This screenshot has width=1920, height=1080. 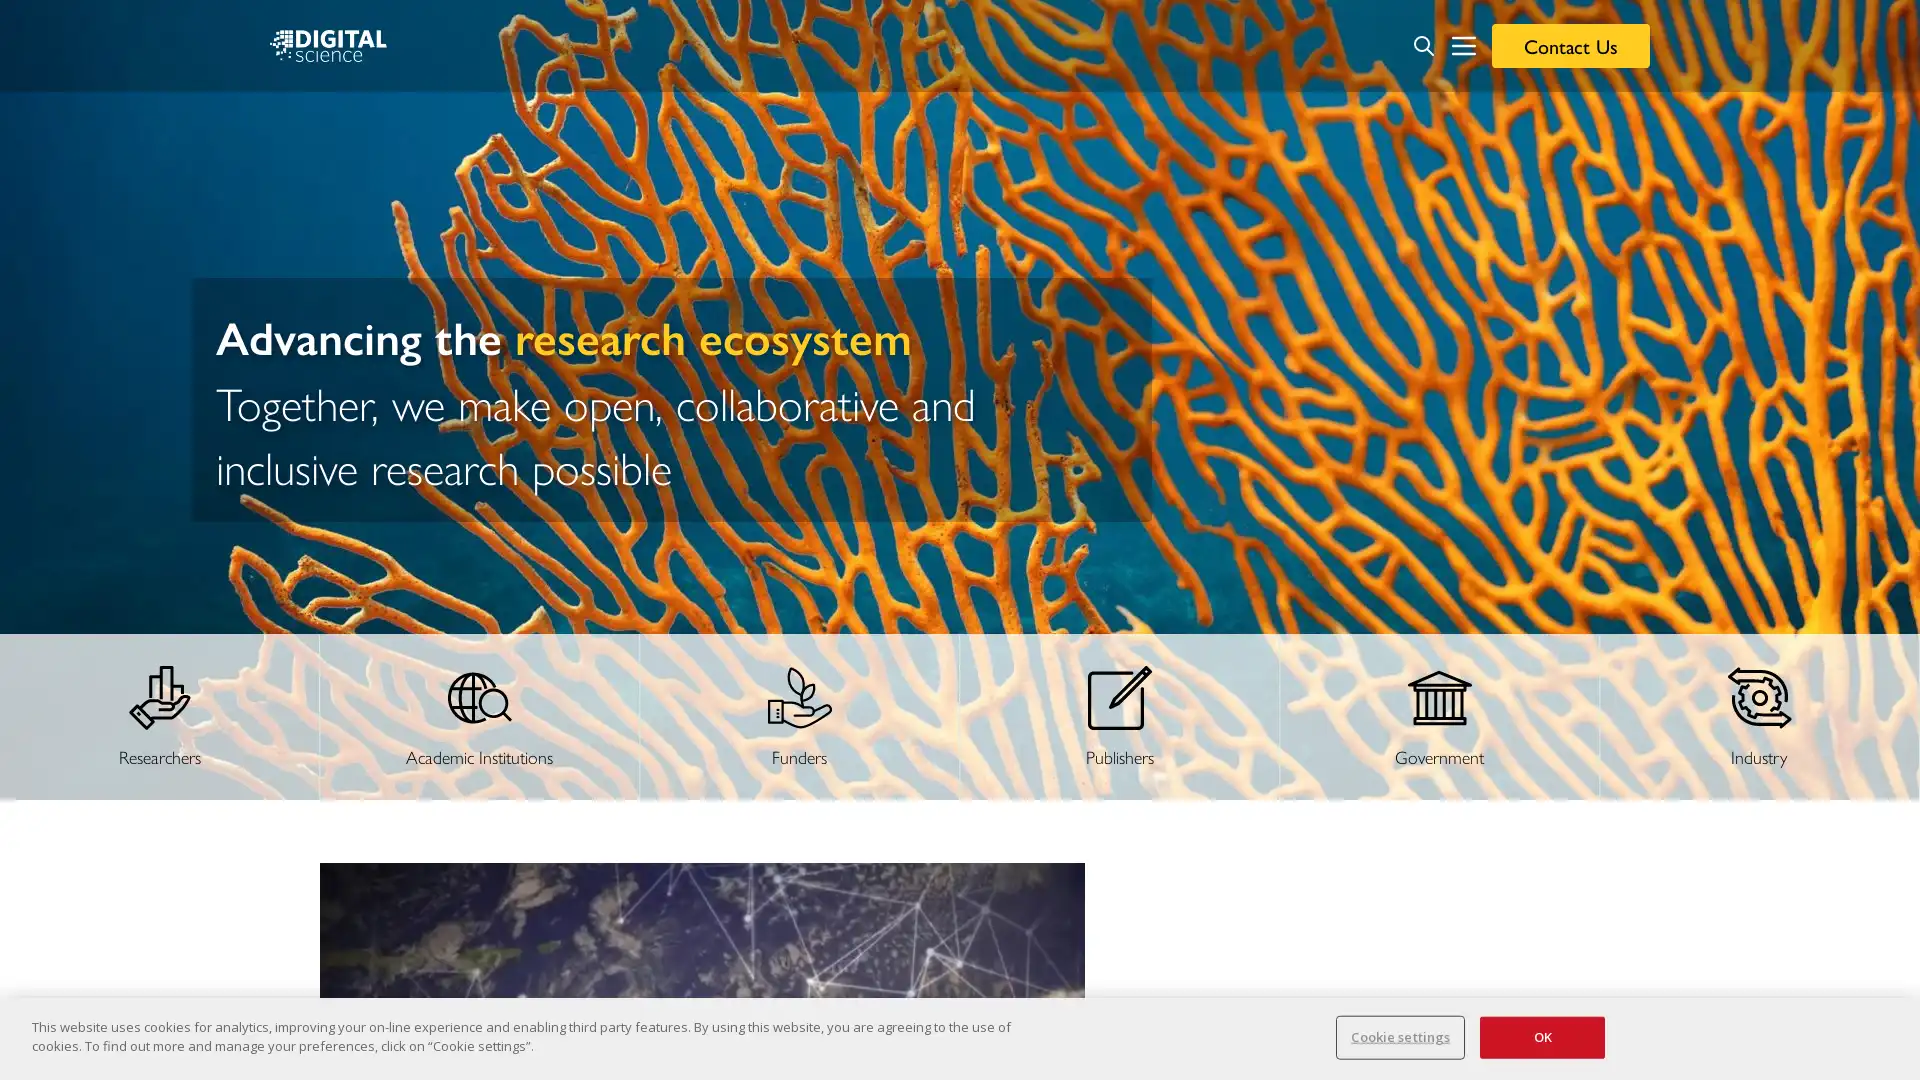 I want to click on Contact Us, so click(x=1569, y=45).